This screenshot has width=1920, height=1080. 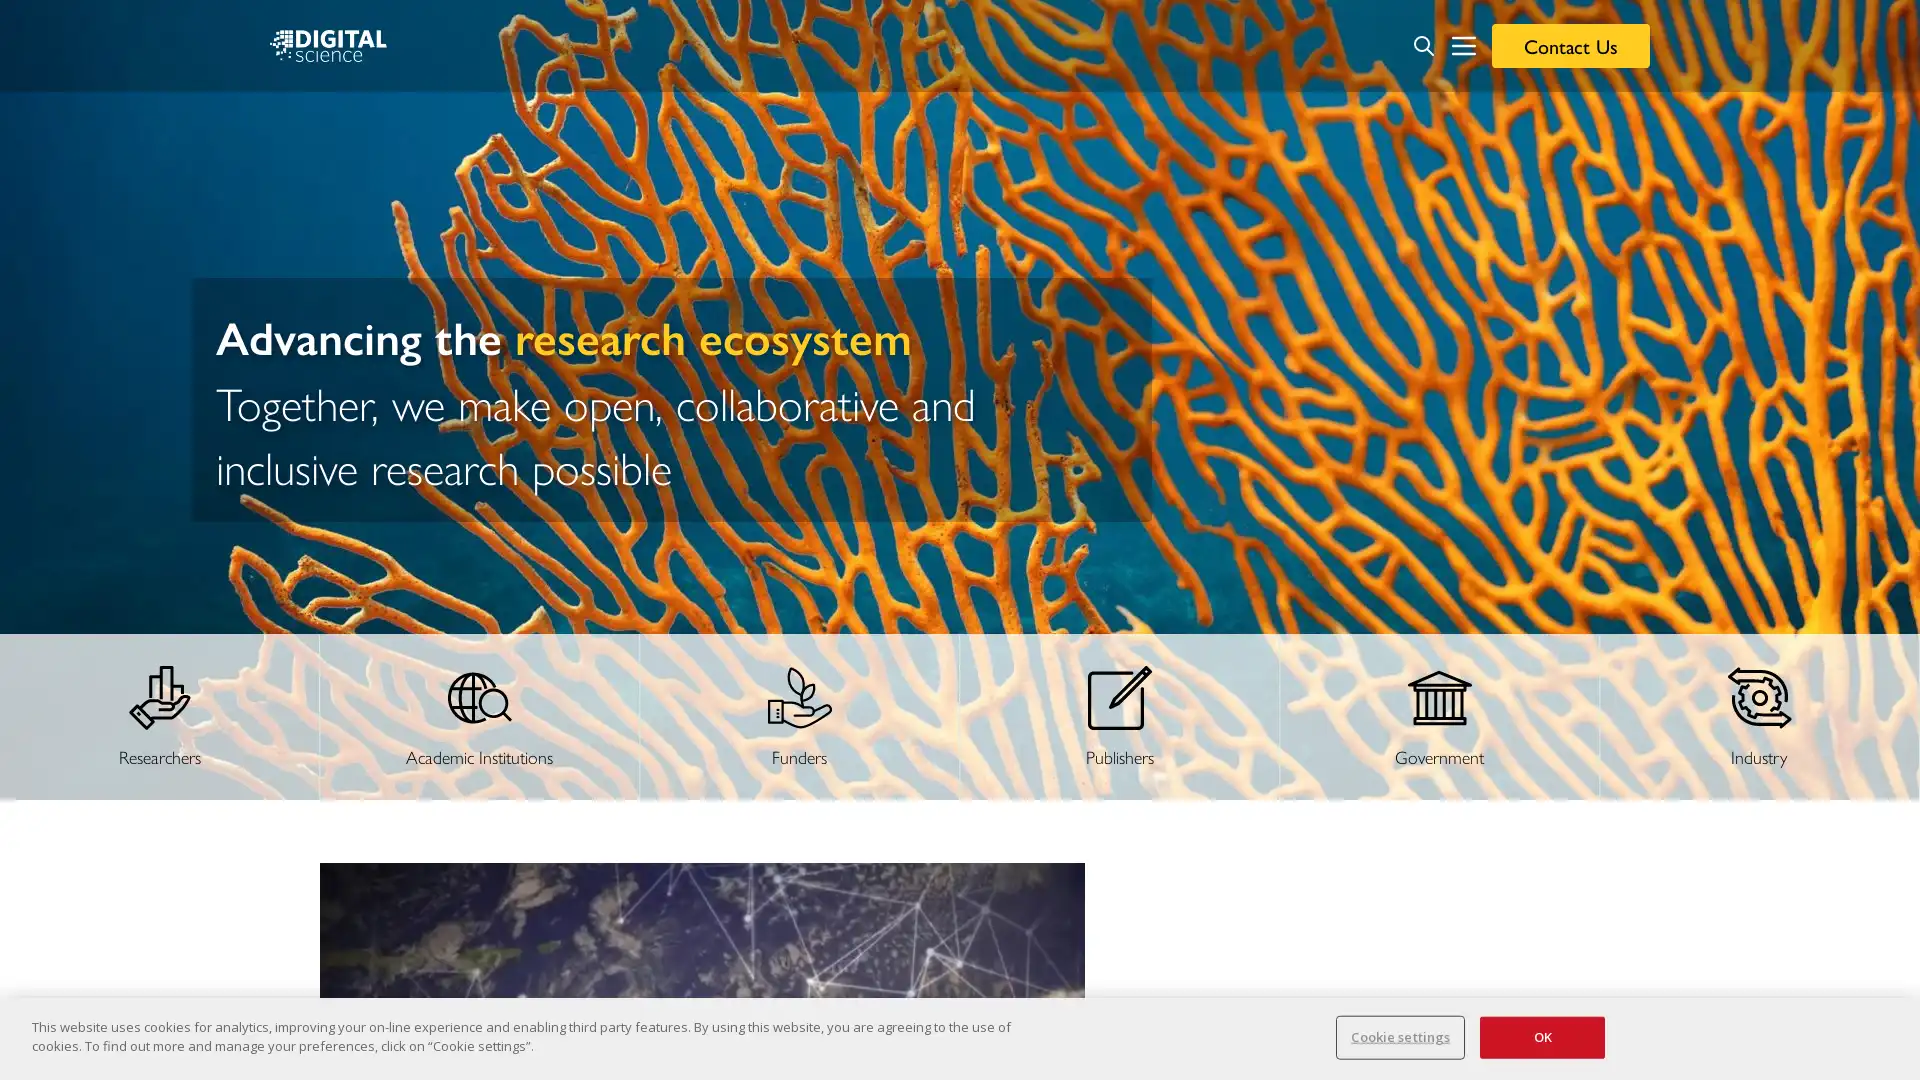 I want to click on Contact Us, so click(x=1569, y=45).